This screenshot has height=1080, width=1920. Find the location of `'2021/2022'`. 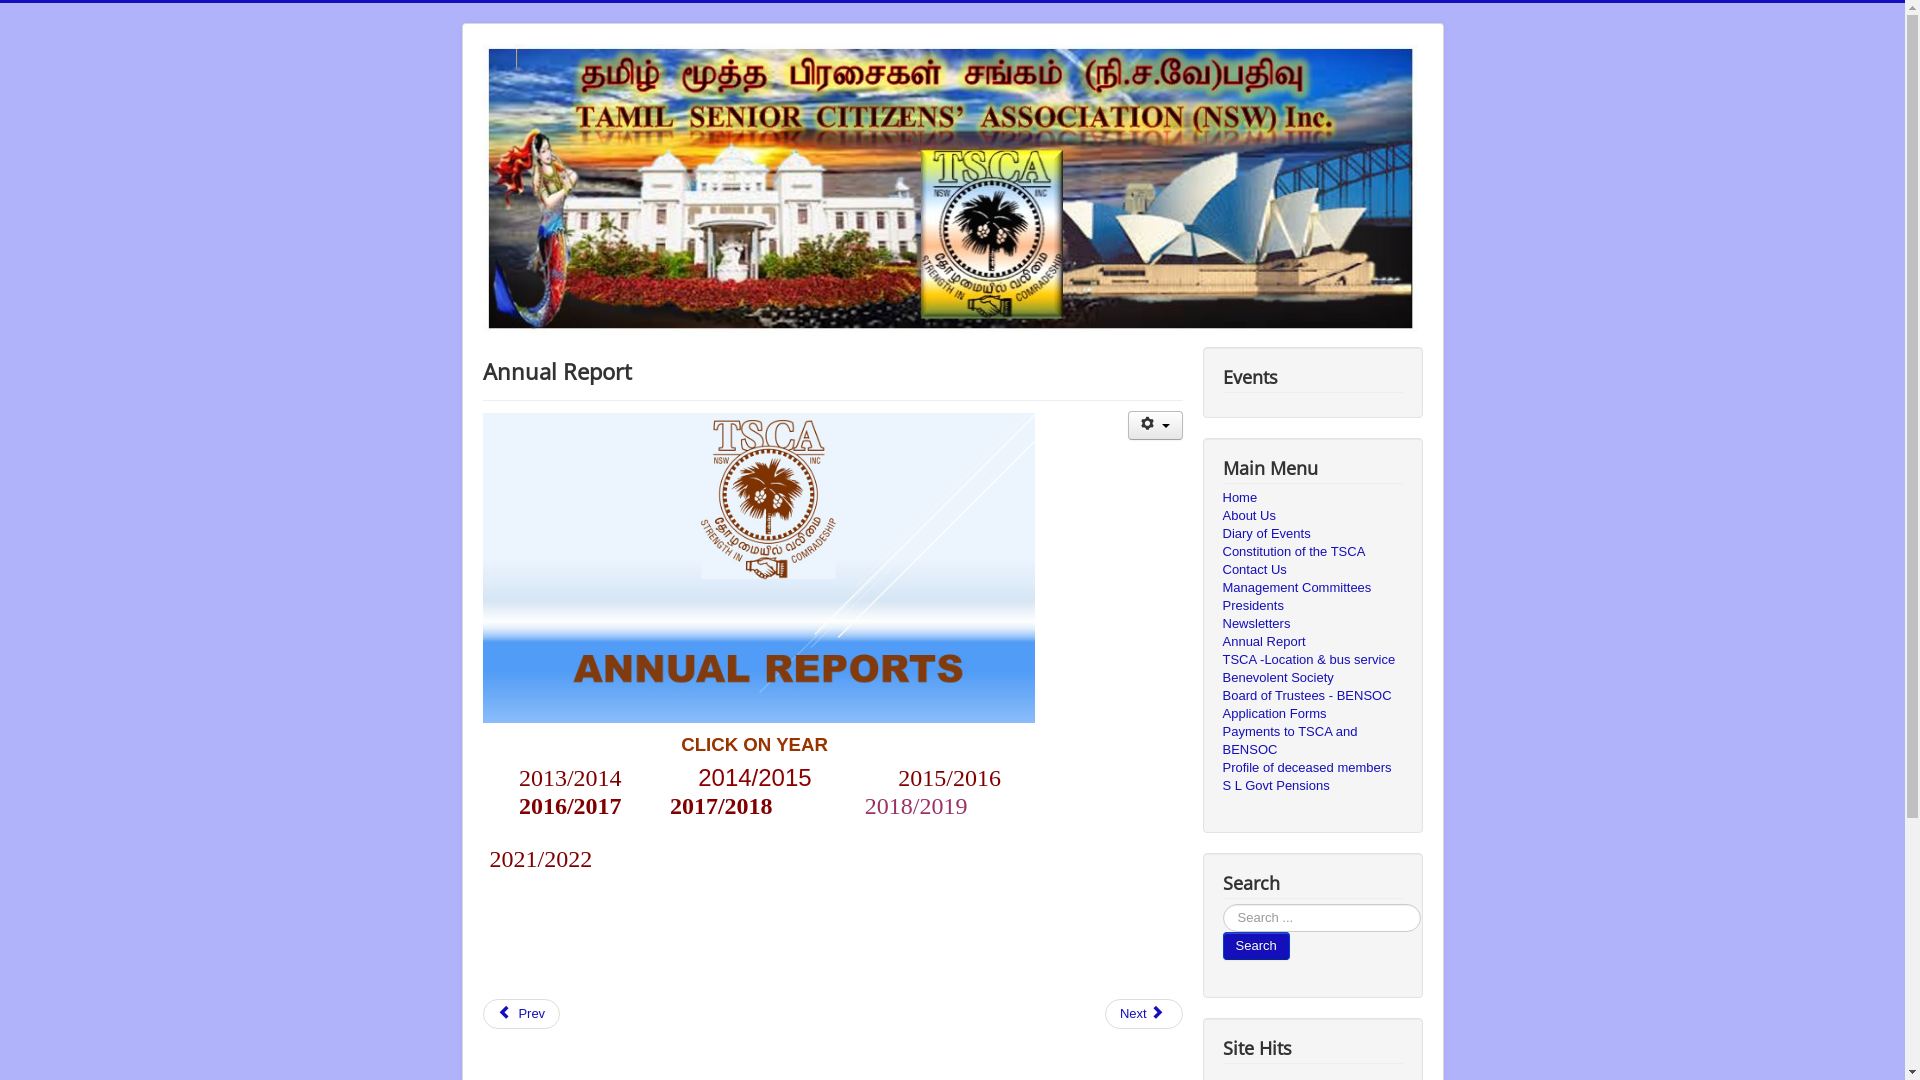

'2021/2022' is located at coordinates (541, 858).